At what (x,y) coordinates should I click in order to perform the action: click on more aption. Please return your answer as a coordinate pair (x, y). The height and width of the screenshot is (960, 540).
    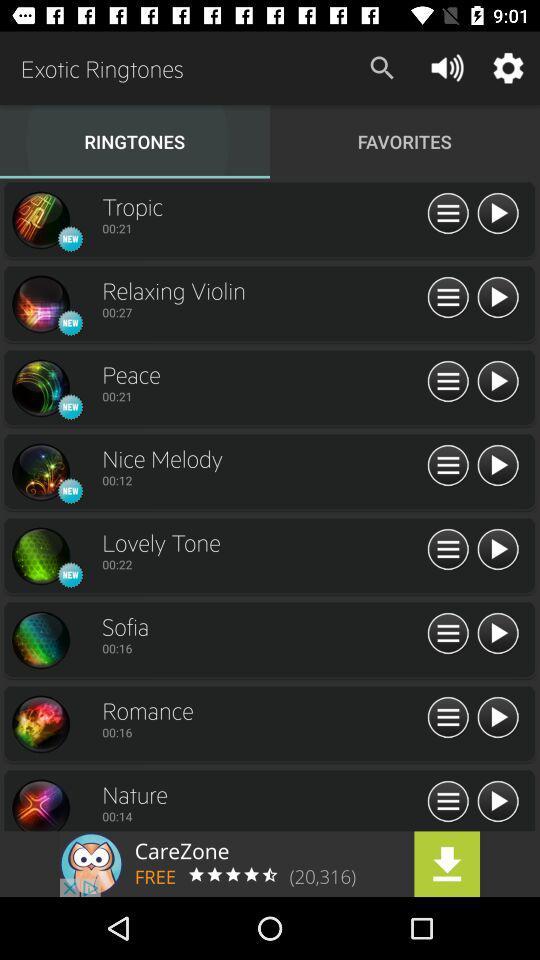
    Looking at the image, I should click on (448, 381).